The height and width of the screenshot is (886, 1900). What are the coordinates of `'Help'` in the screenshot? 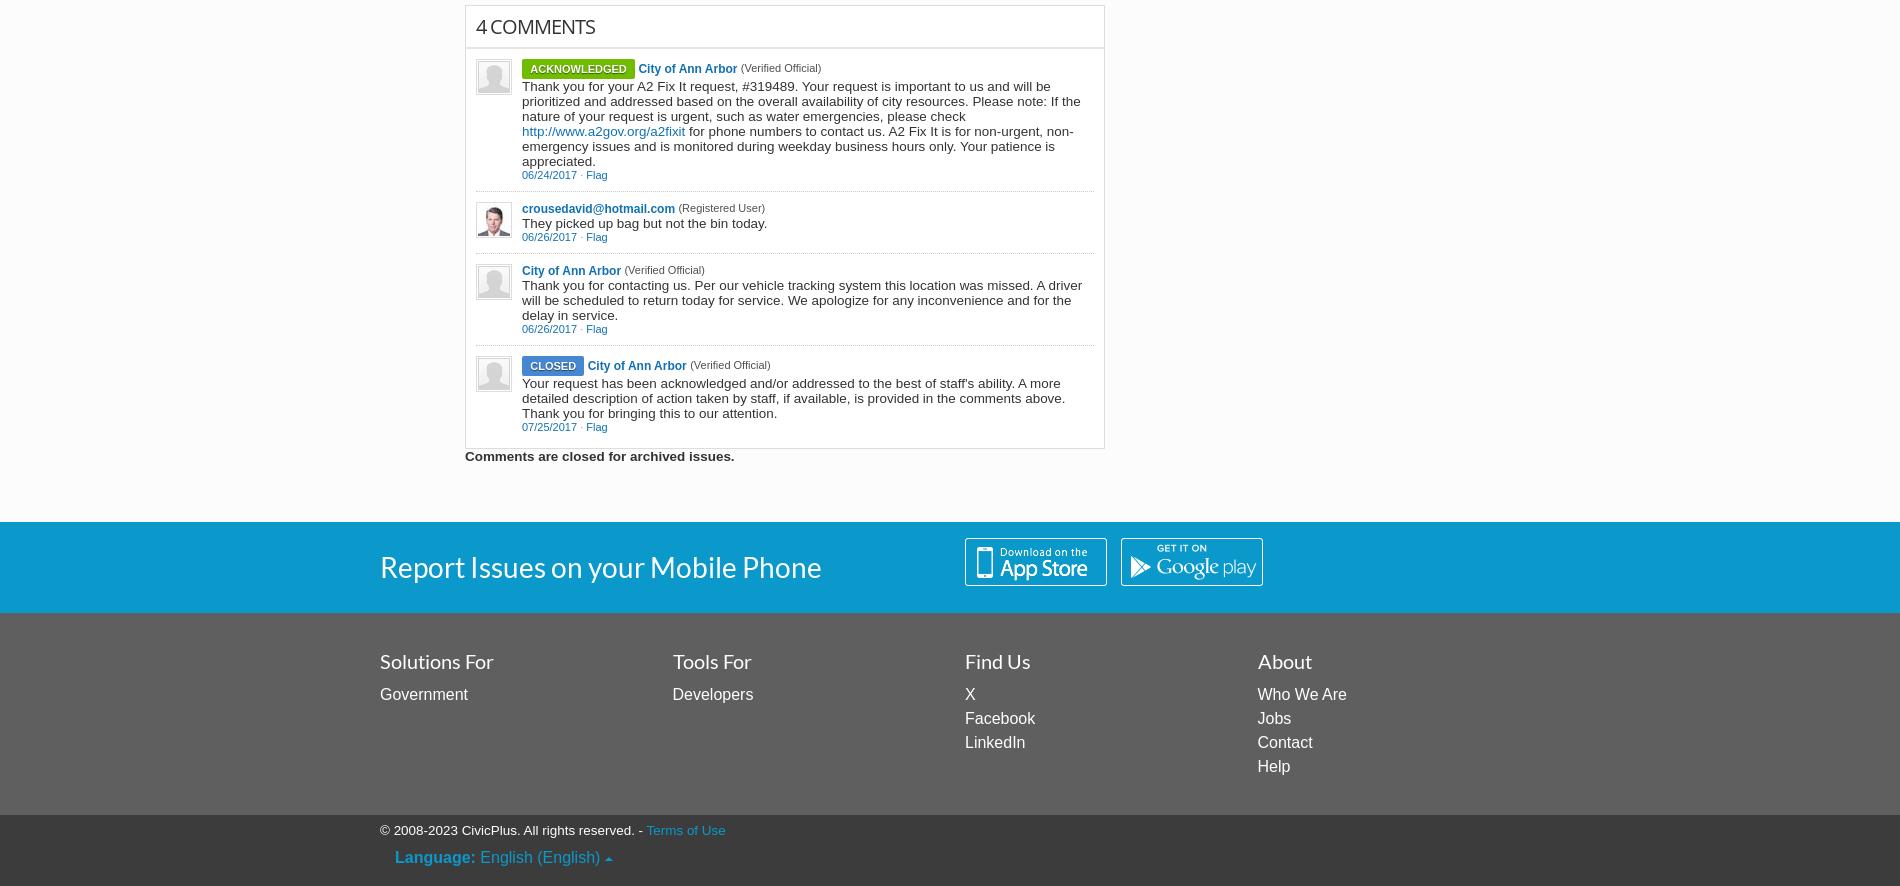 It's located at (1272, 764).